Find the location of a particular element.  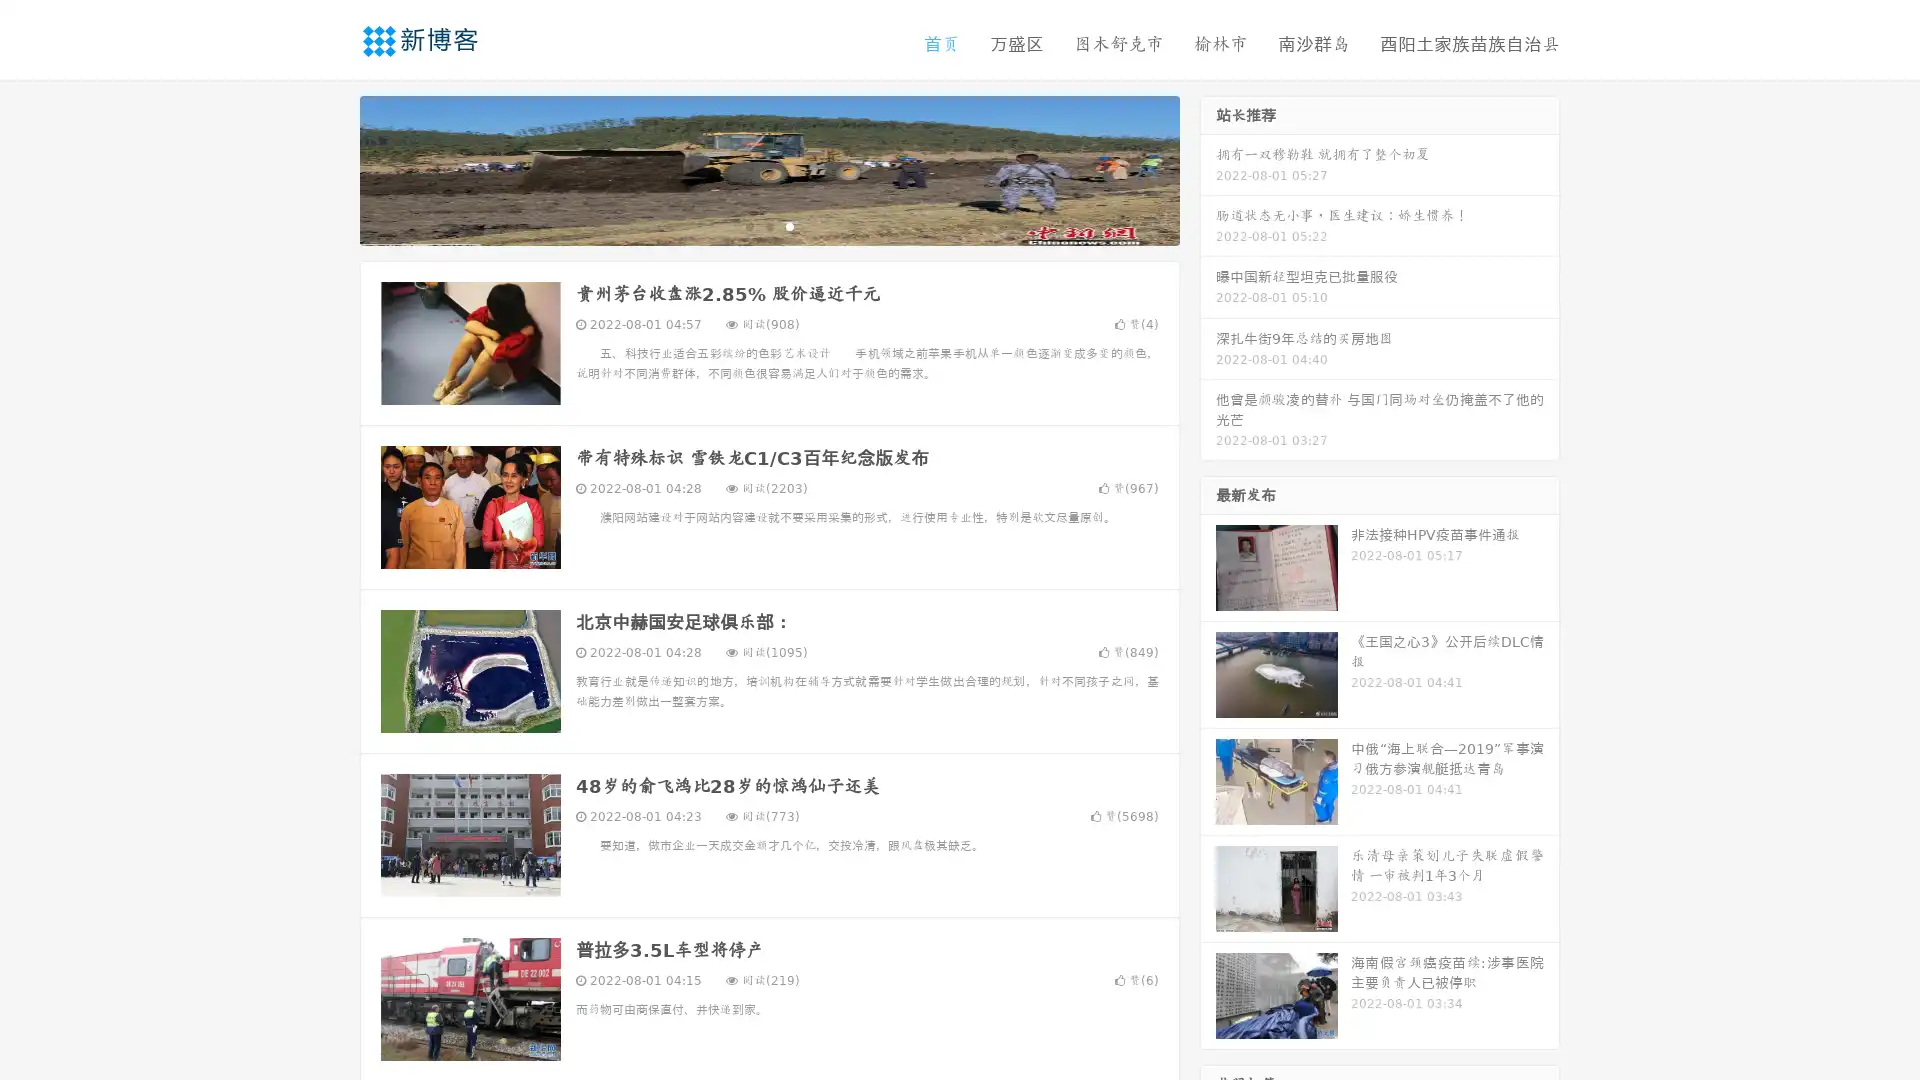

Go to slide 2 is located at coordinates (768, 225).